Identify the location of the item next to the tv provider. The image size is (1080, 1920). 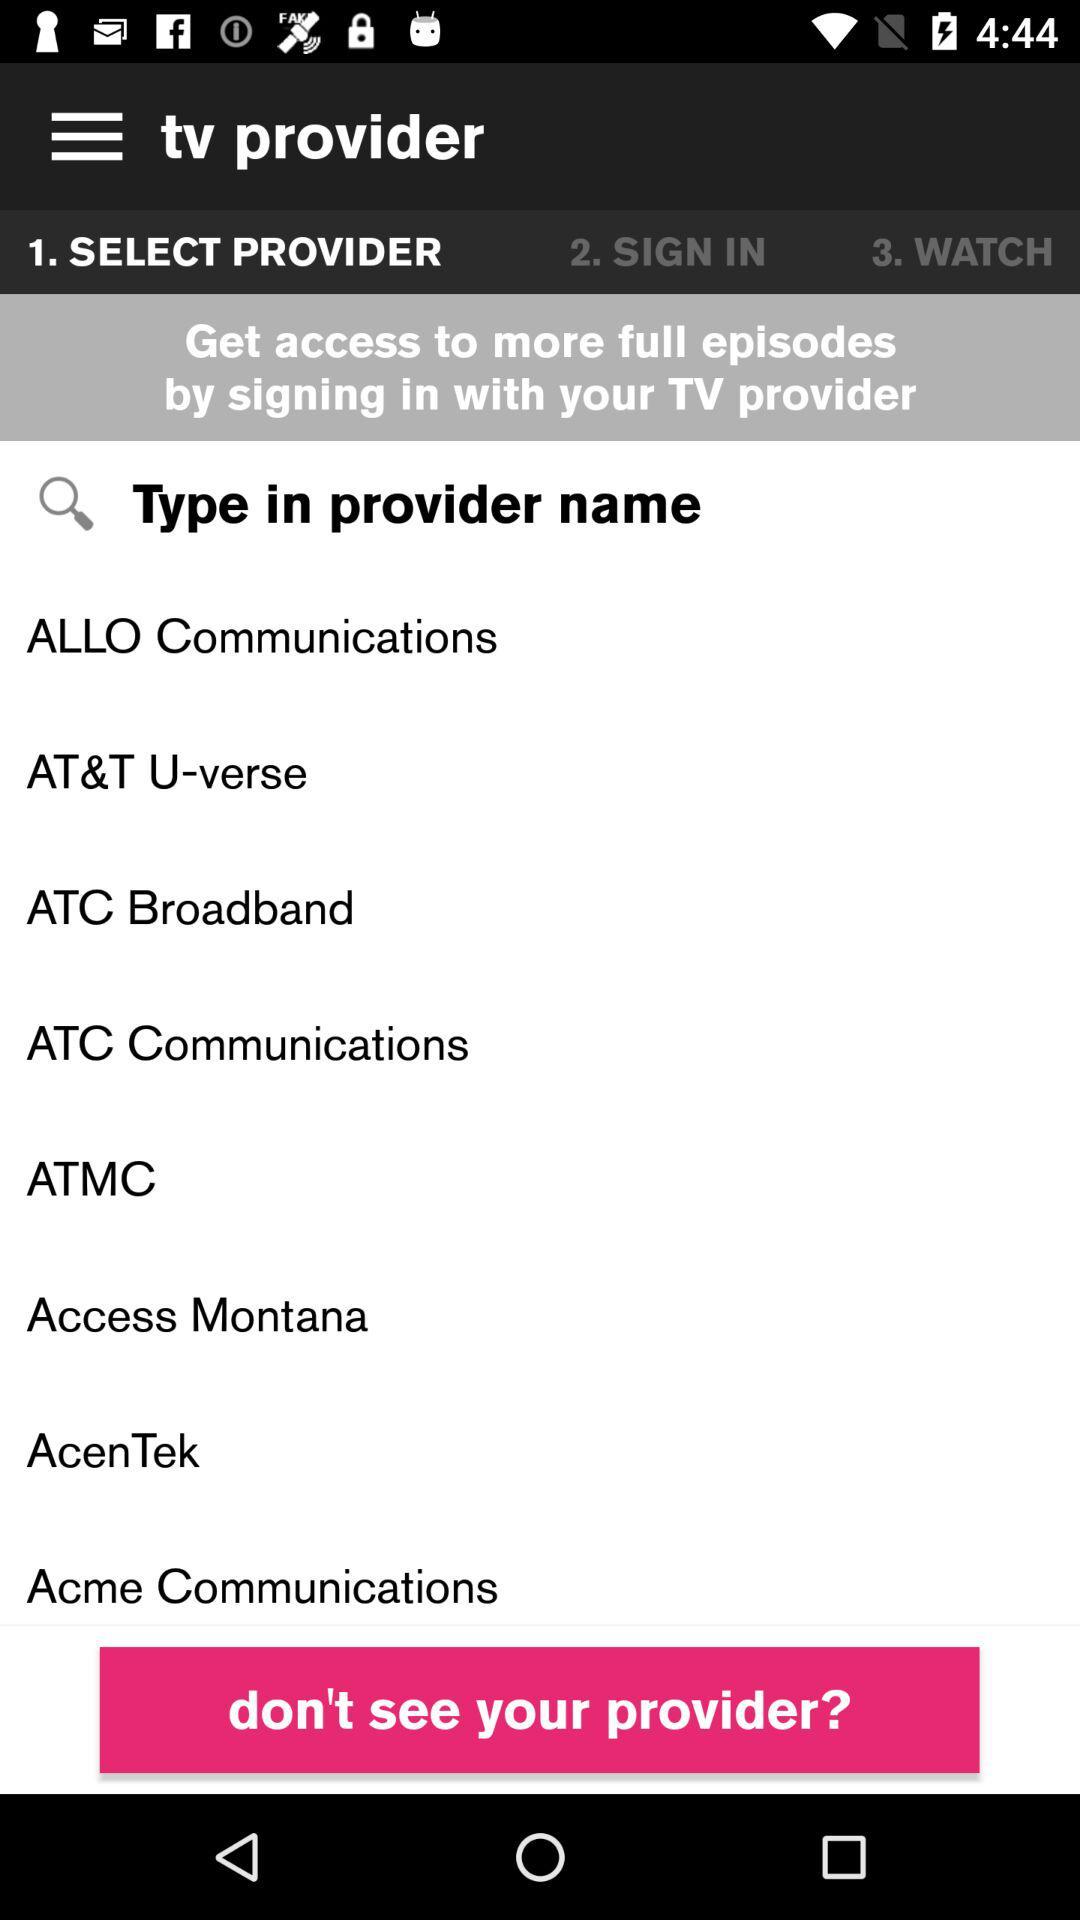
(79, 135).